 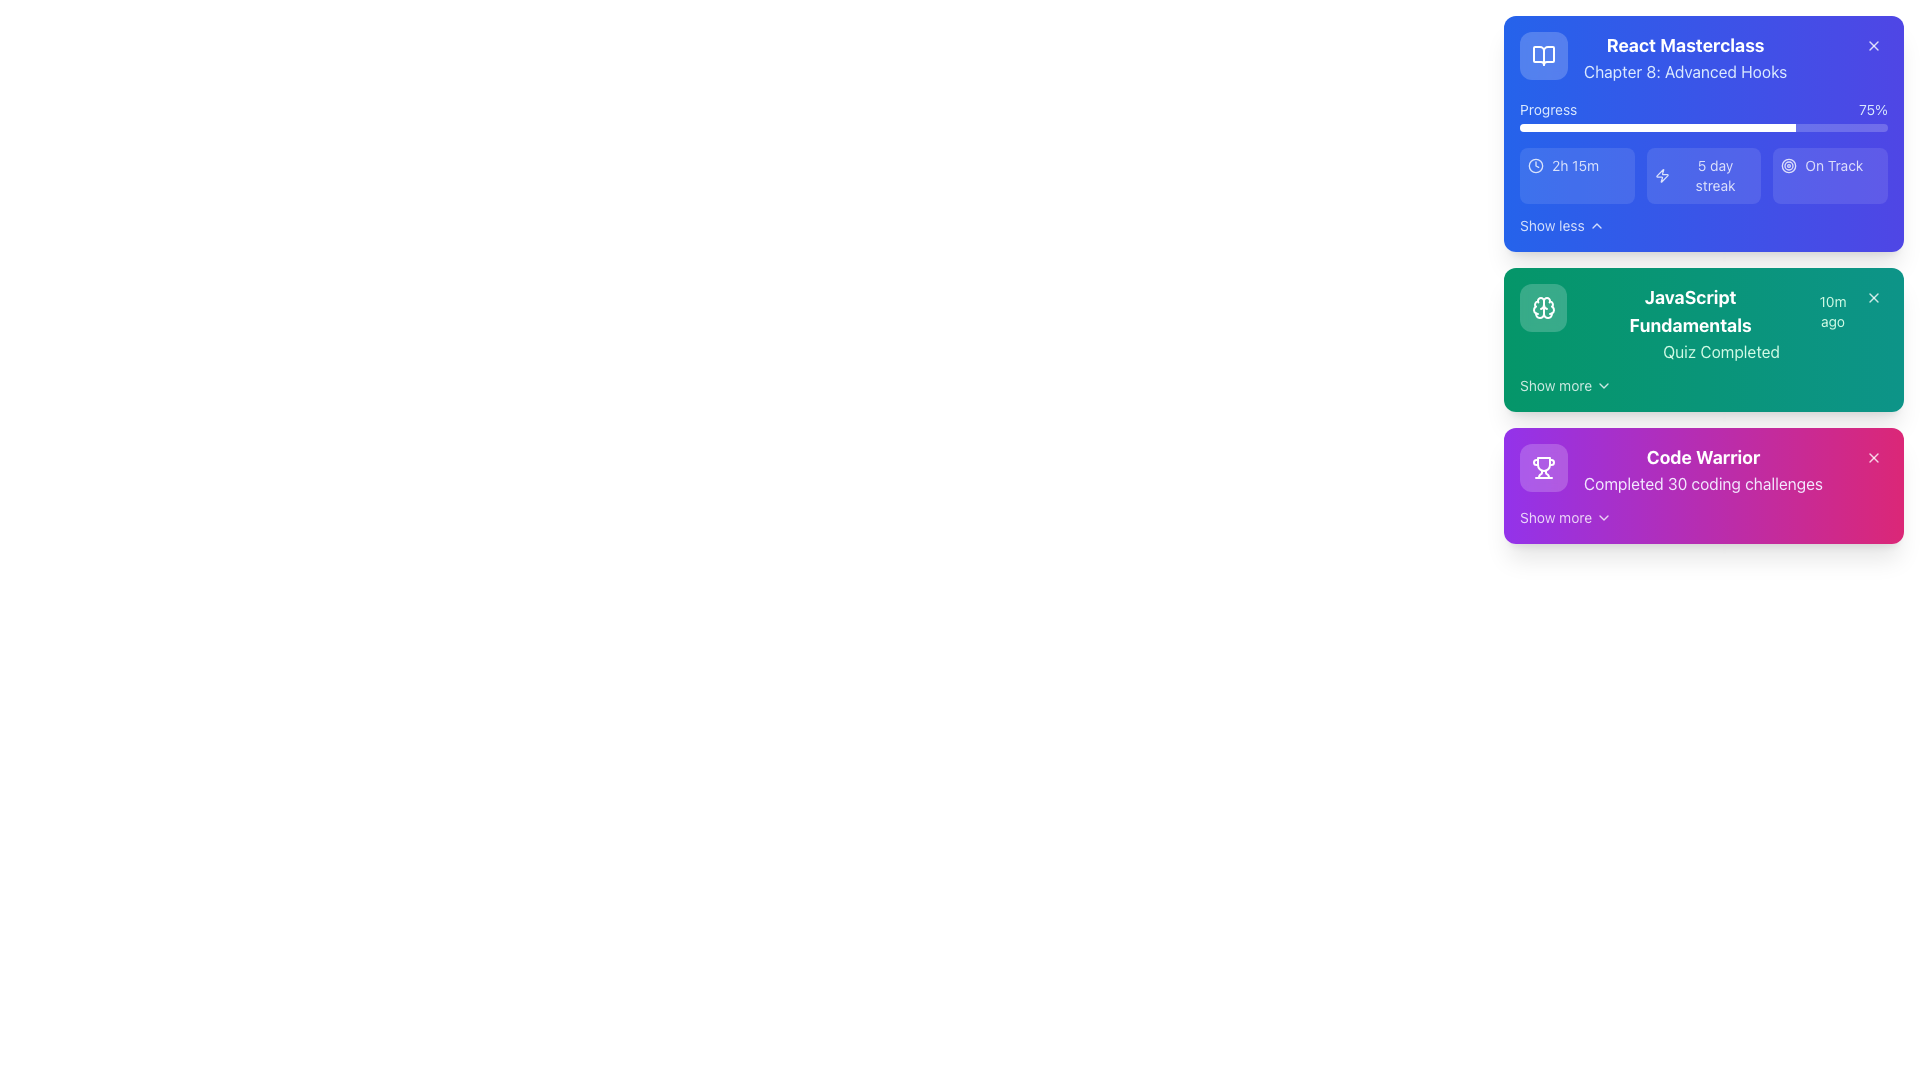 What do you see at coordinates (1872, 297) in the screenshot?
I see `the circular button with an 'X' icon located in the top-right corner of the 'JavaScript Fundamentals' green card component` at bounding box center [1872, 297].